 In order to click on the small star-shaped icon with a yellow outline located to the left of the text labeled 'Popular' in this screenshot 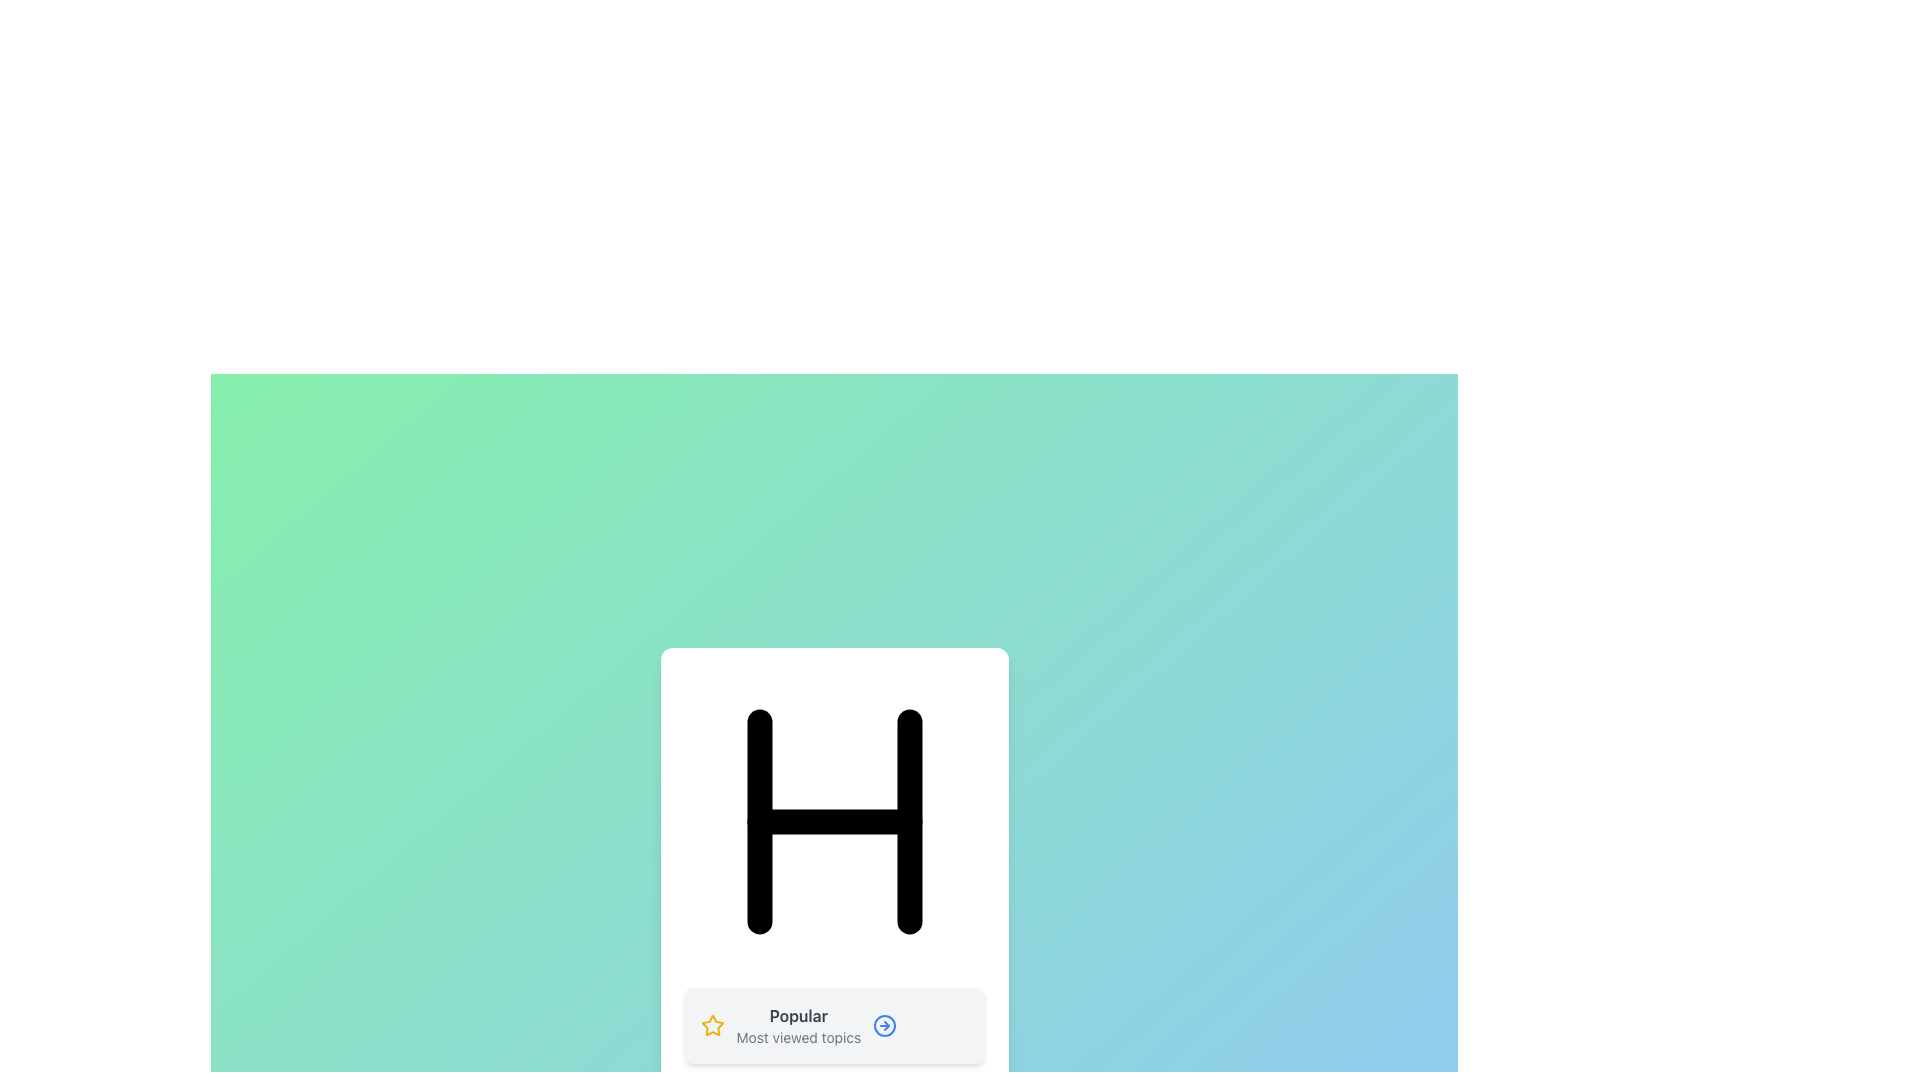, I will do `click(712, 1026)`.